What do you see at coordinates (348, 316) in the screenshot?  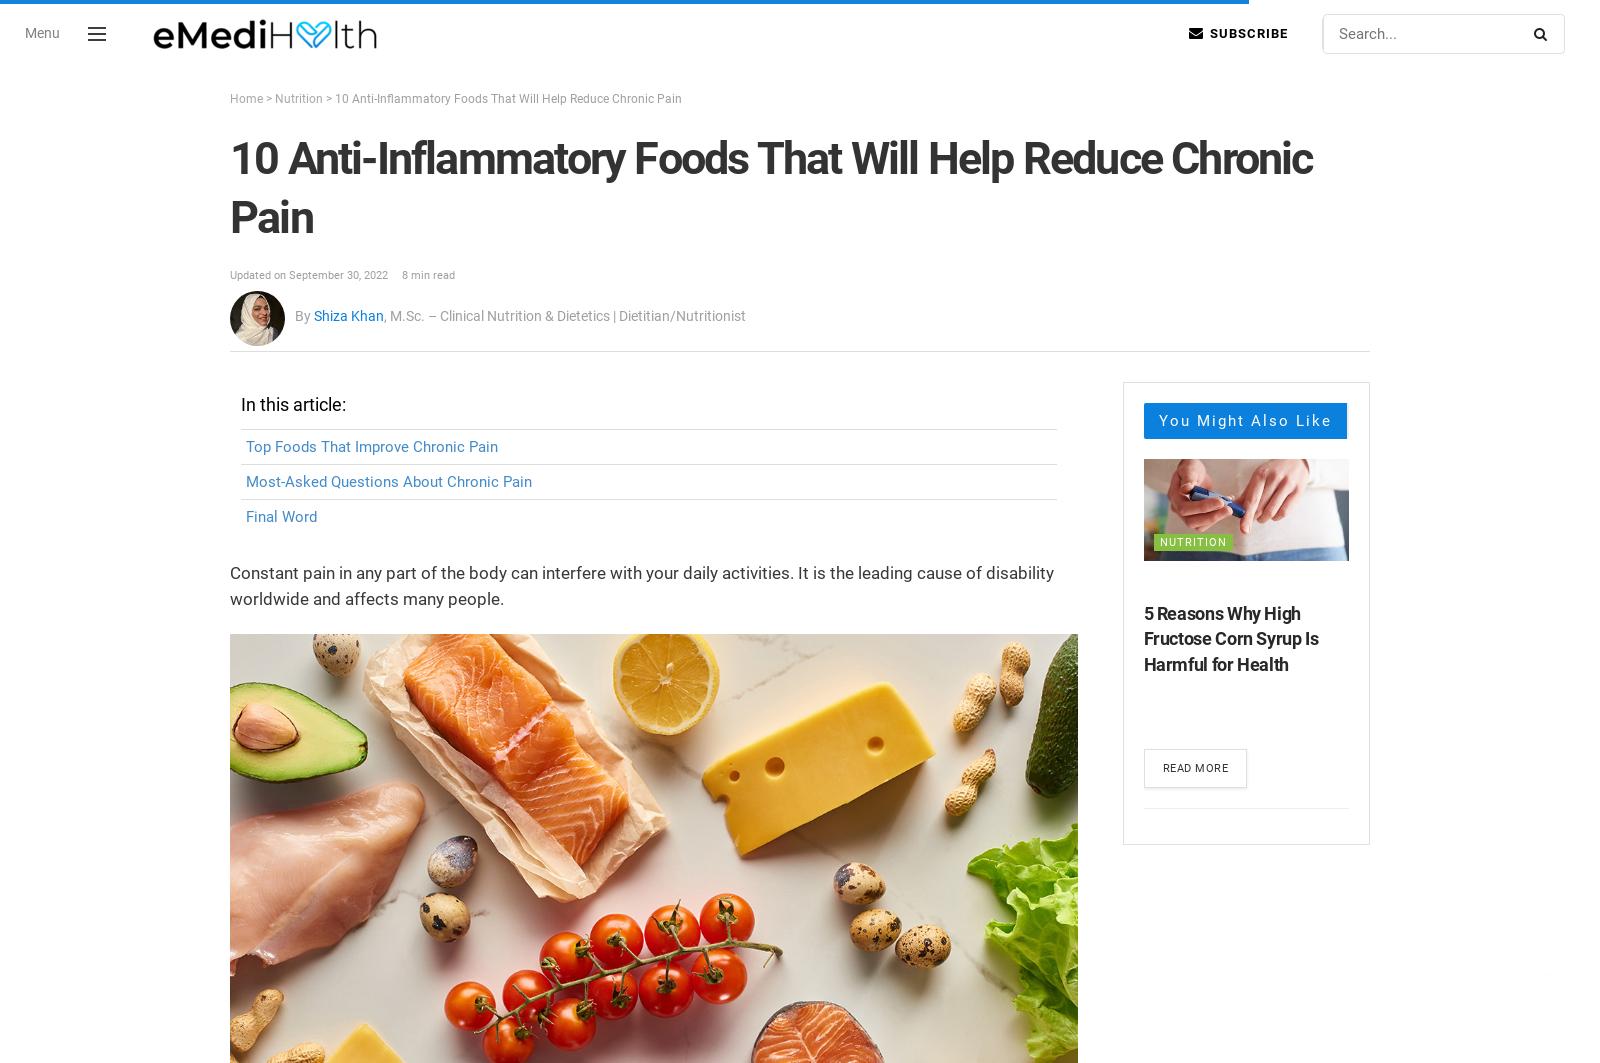 I see `'Shiza Khan'` at bounding box center [348, 316].